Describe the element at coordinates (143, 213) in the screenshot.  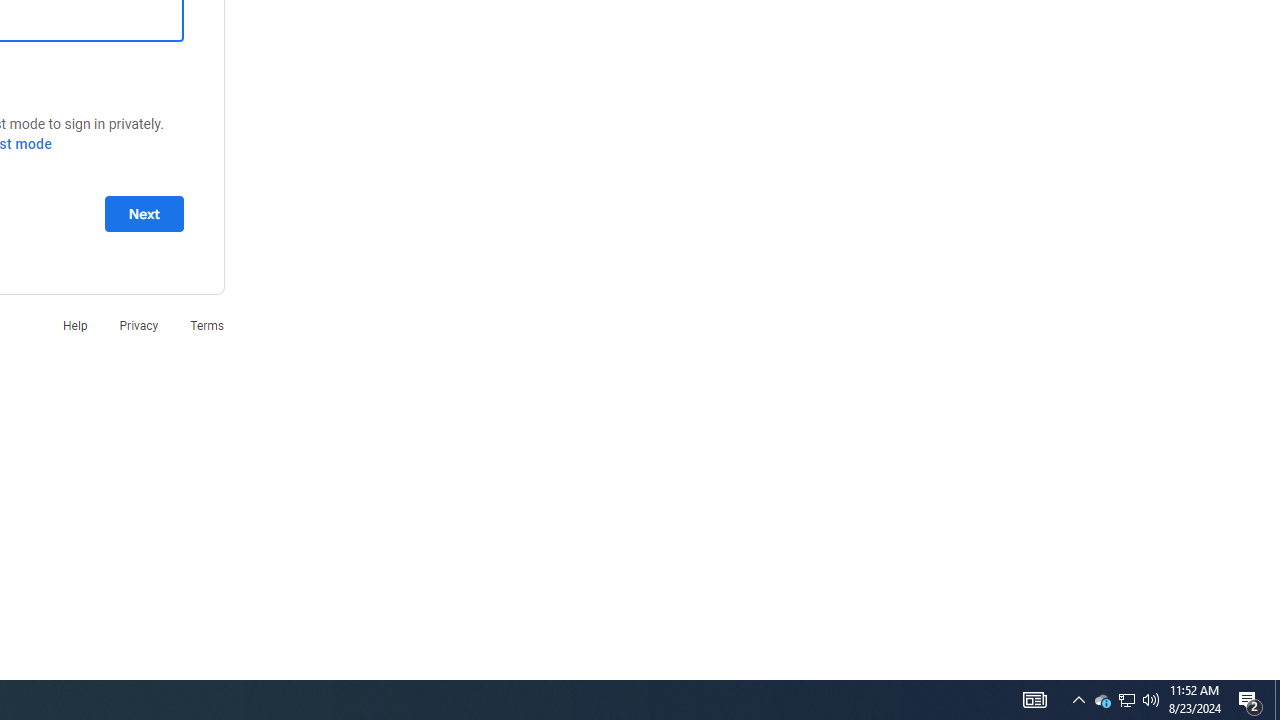
I see `'Next'` at that location.